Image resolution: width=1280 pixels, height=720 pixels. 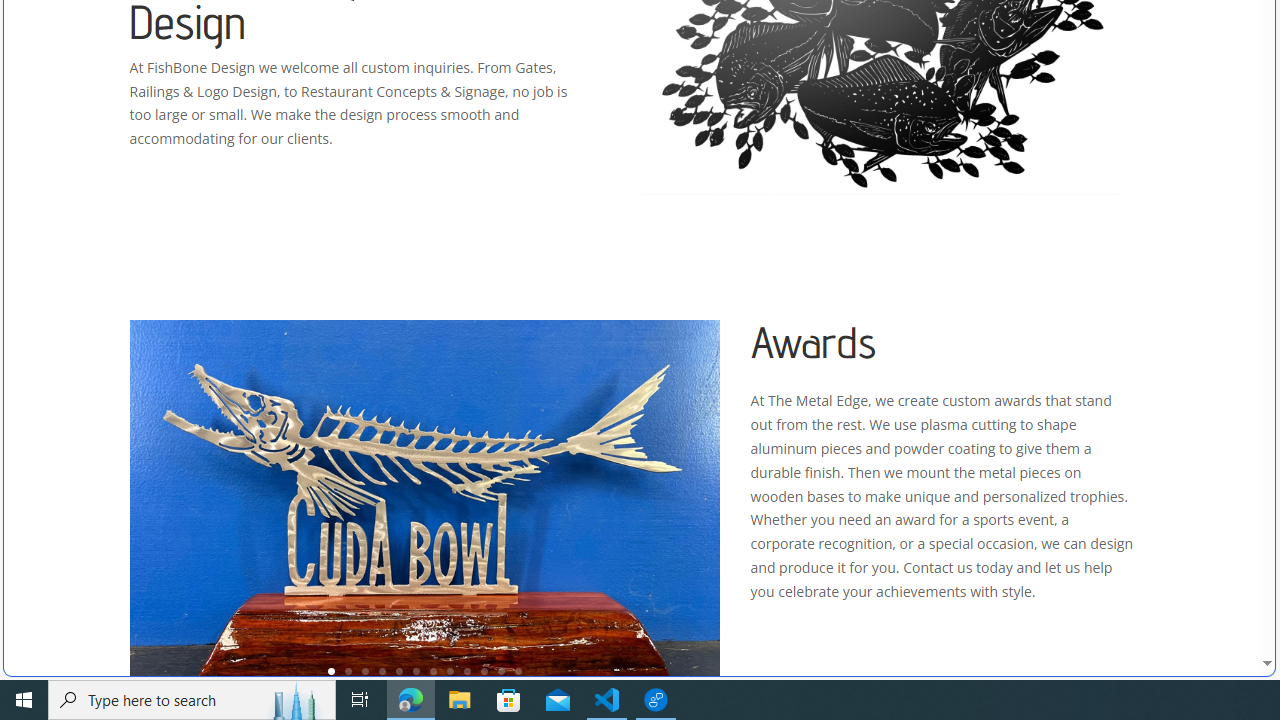 I want to click on '1', so click(x=331, y=671).